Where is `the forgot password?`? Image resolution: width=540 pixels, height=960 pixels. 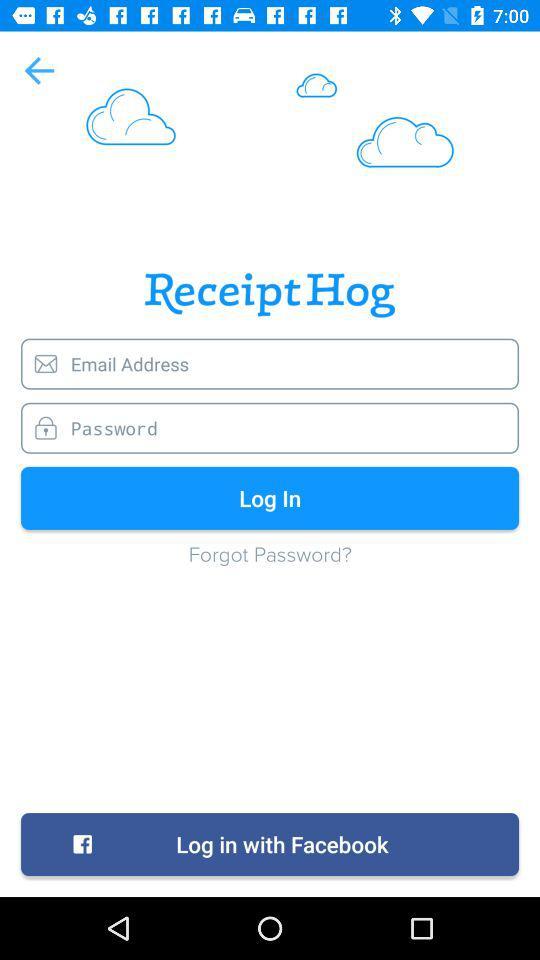 the forgot password? is located at coordinates (270, 563).